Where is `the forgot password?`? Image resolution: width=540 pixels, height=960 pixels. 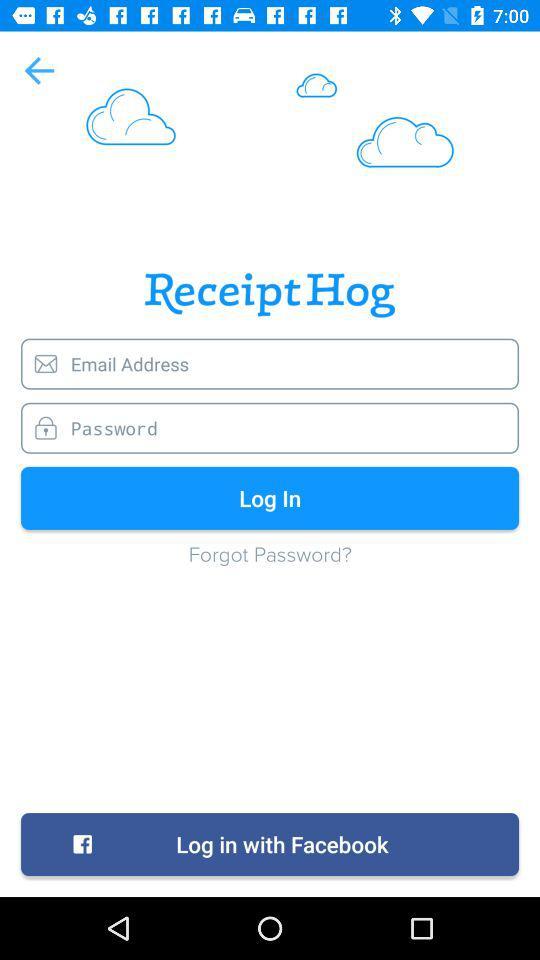 the forgot password? is located at coordinates (270, 563).